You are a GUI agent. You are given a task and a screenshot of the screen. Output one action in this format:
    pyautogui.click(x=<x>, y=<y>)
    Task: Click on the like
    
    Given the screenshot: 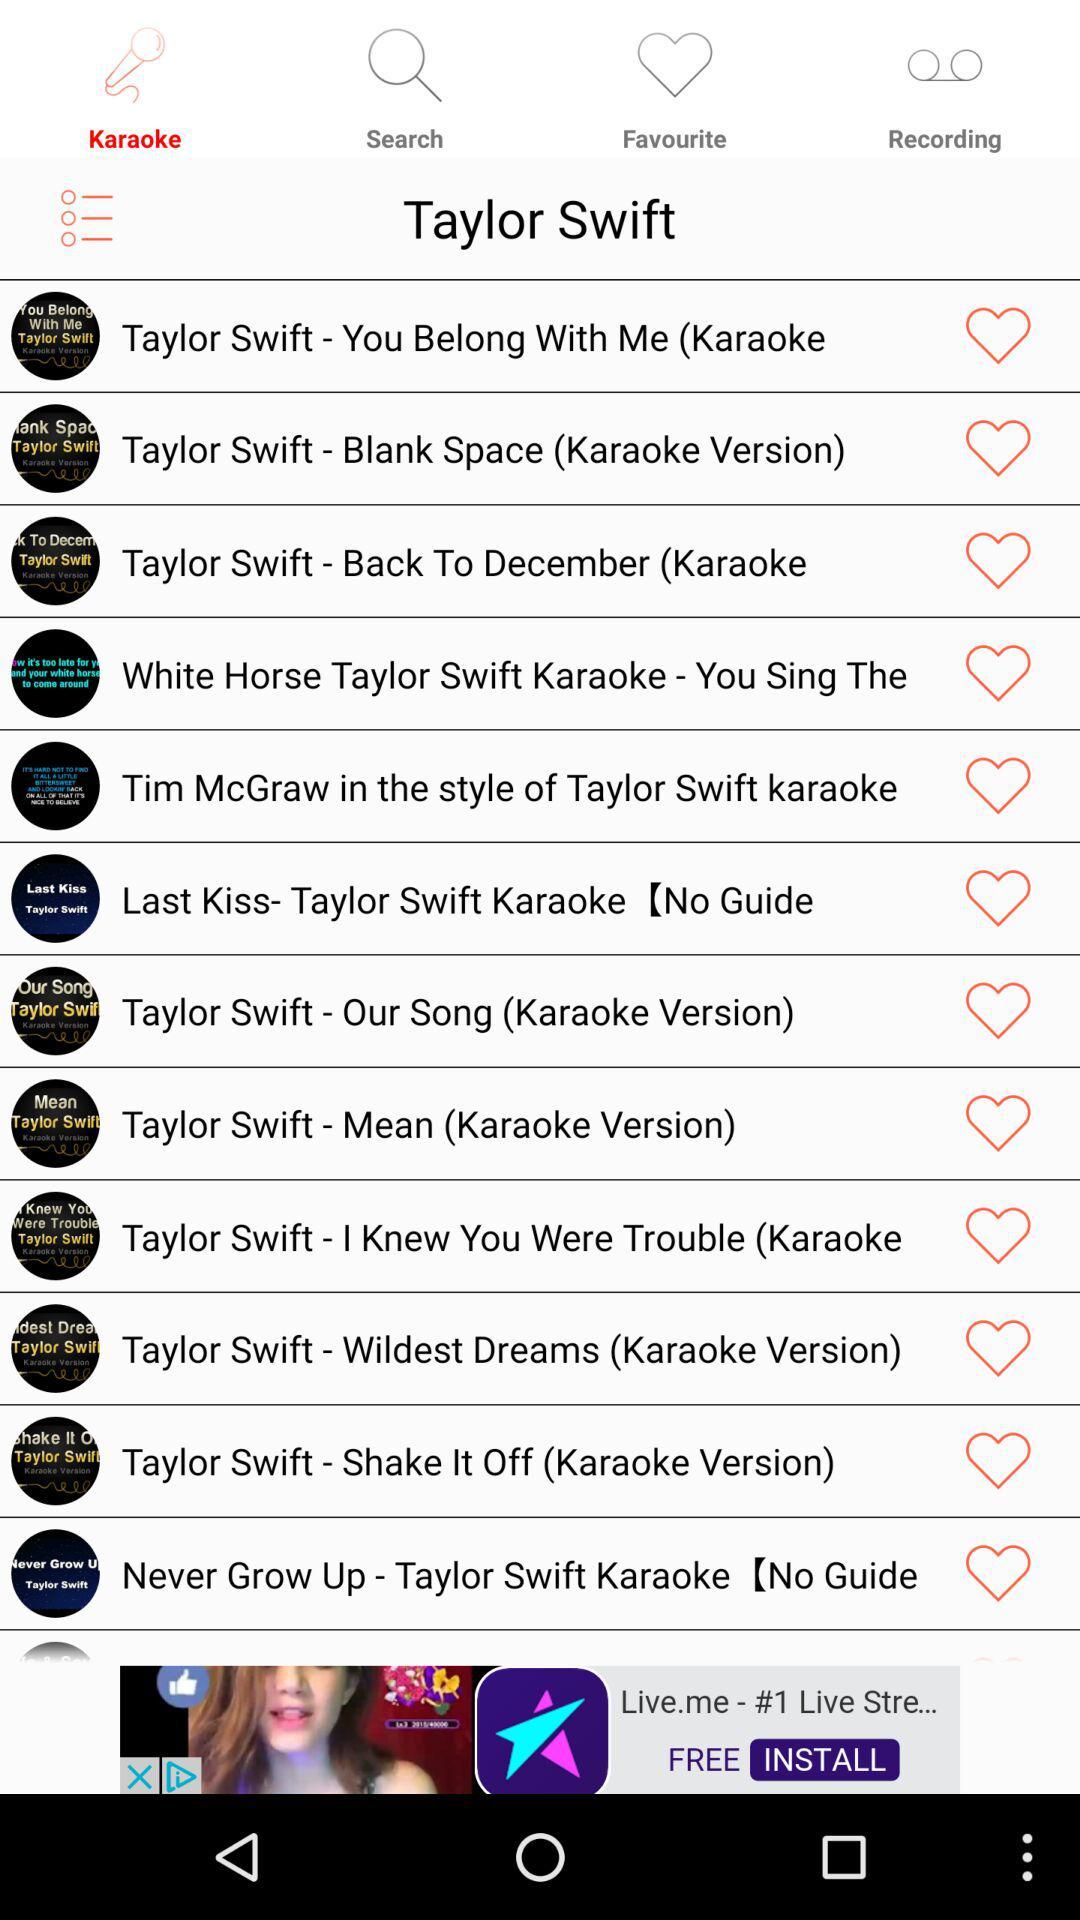 What is the action you would take?
    pyautogui.click(x=998, y=560)
    